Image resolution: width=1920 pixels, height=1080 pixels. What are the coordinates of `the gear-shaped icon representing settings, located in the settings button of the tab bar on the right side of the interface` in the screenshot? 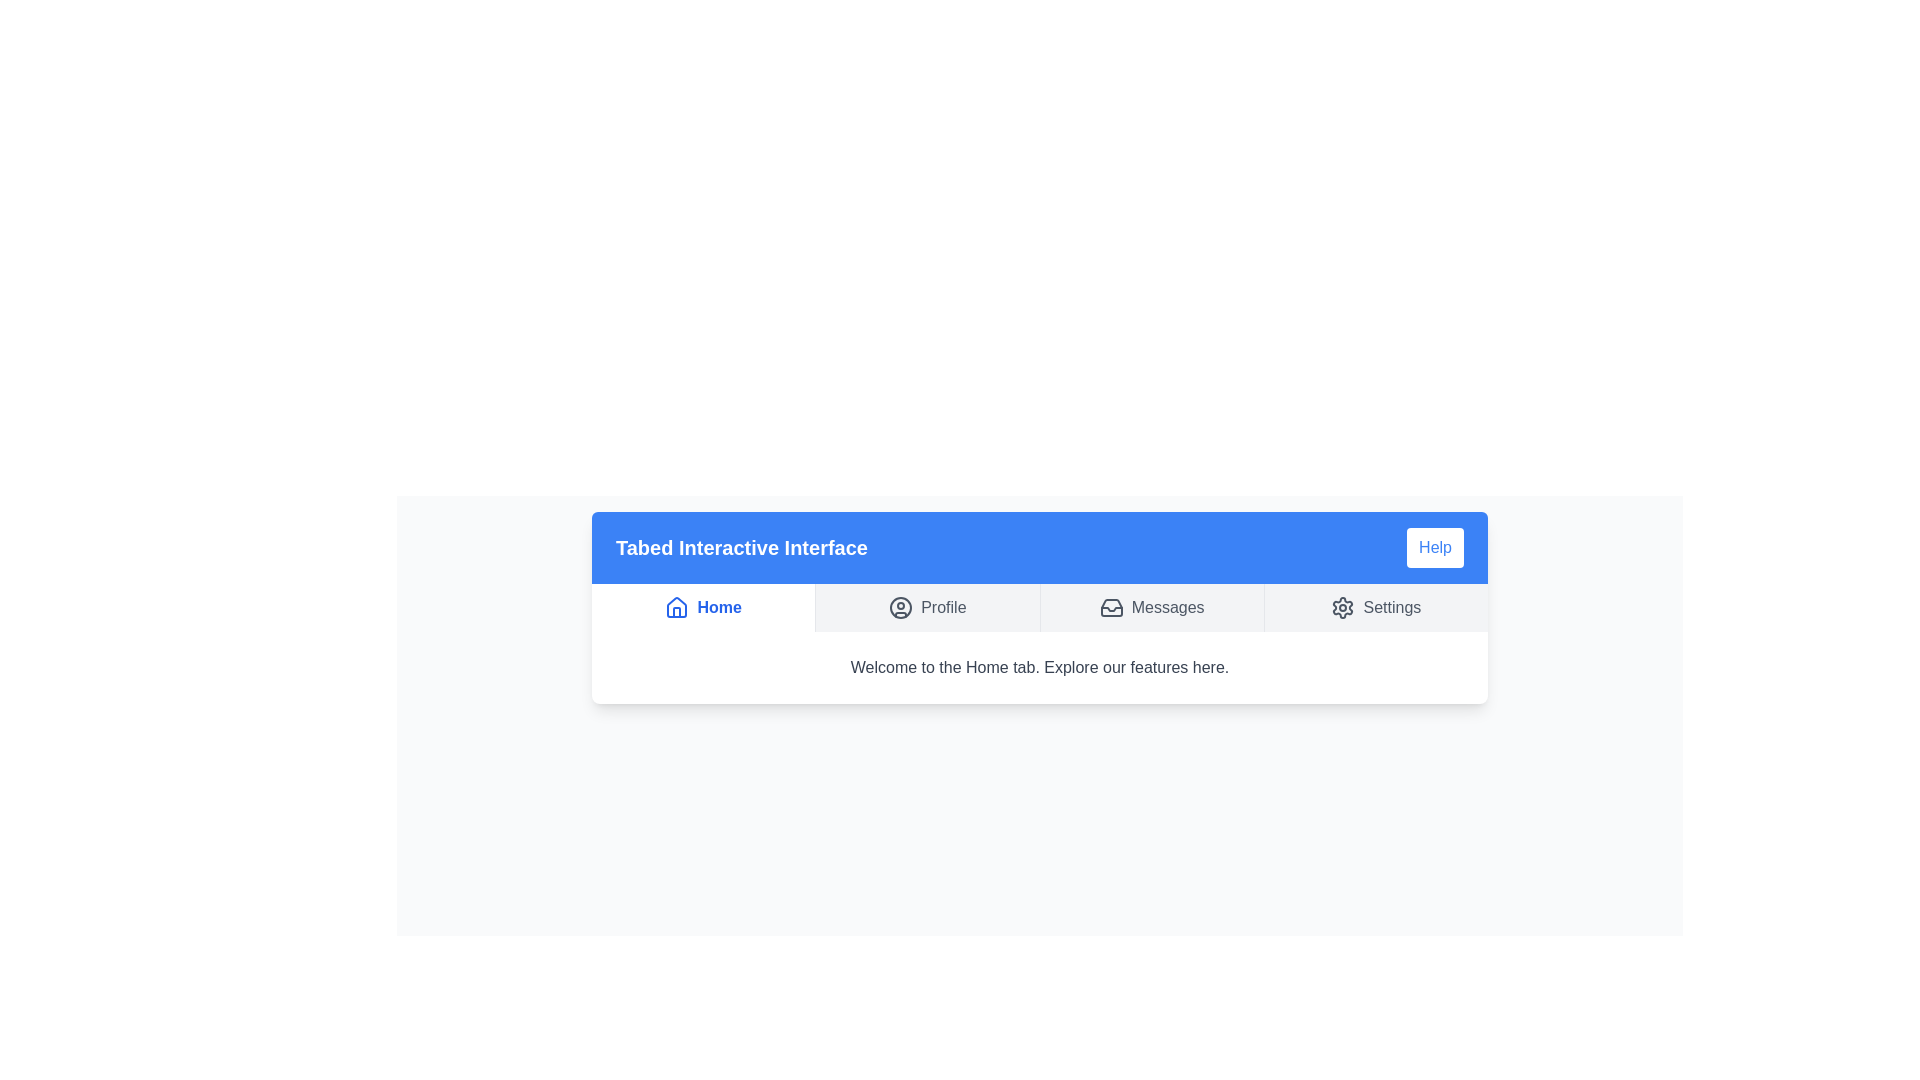 It's located at (1343, 607).